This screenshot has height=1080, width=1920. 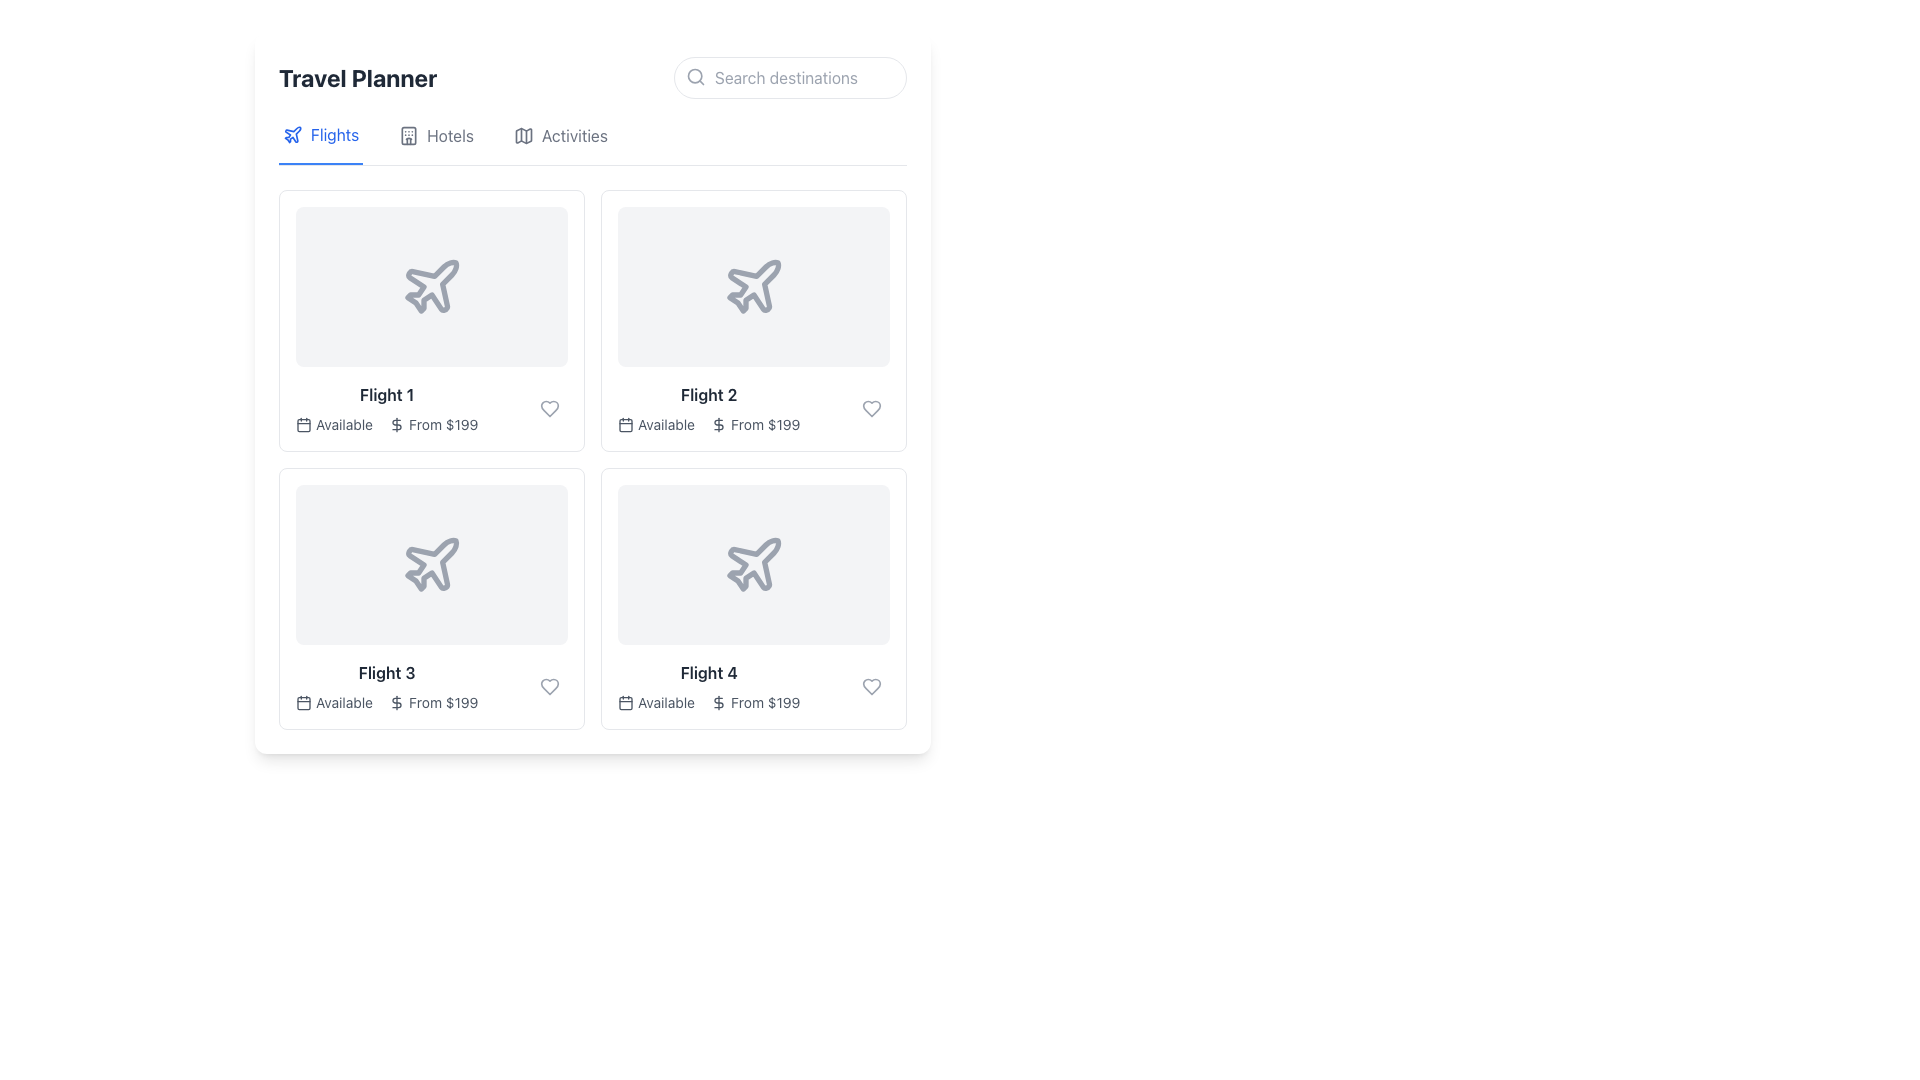 I want to click on the 'Hotels' button, which features a hotel icon on the left and is located in the top navigation bar between the 'Flights' and 'Activities' buttons, so click(x=435, y=142).